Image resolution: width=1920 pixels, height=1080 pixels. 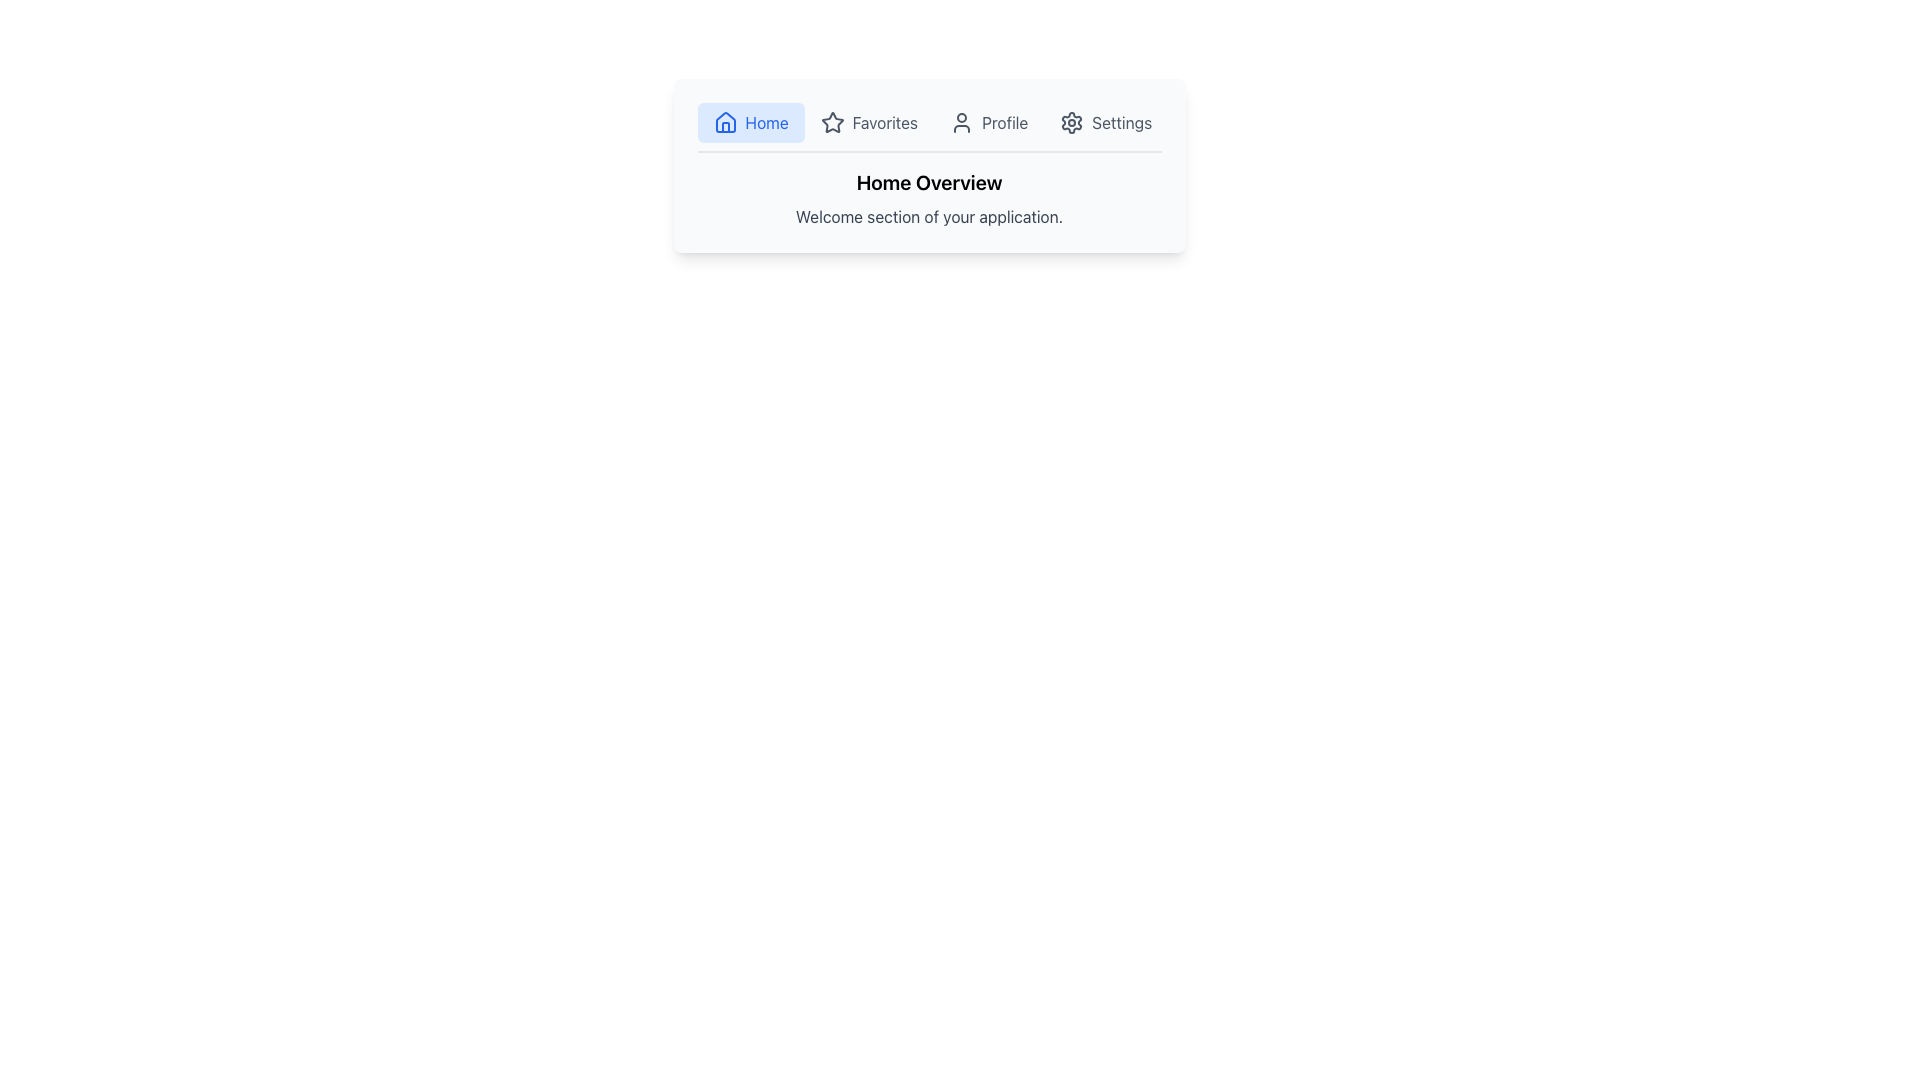 I want to click on the house-shaped icon located in the navigation menu at the top left, next to the 'Home' label, so click(x=724, y=122).